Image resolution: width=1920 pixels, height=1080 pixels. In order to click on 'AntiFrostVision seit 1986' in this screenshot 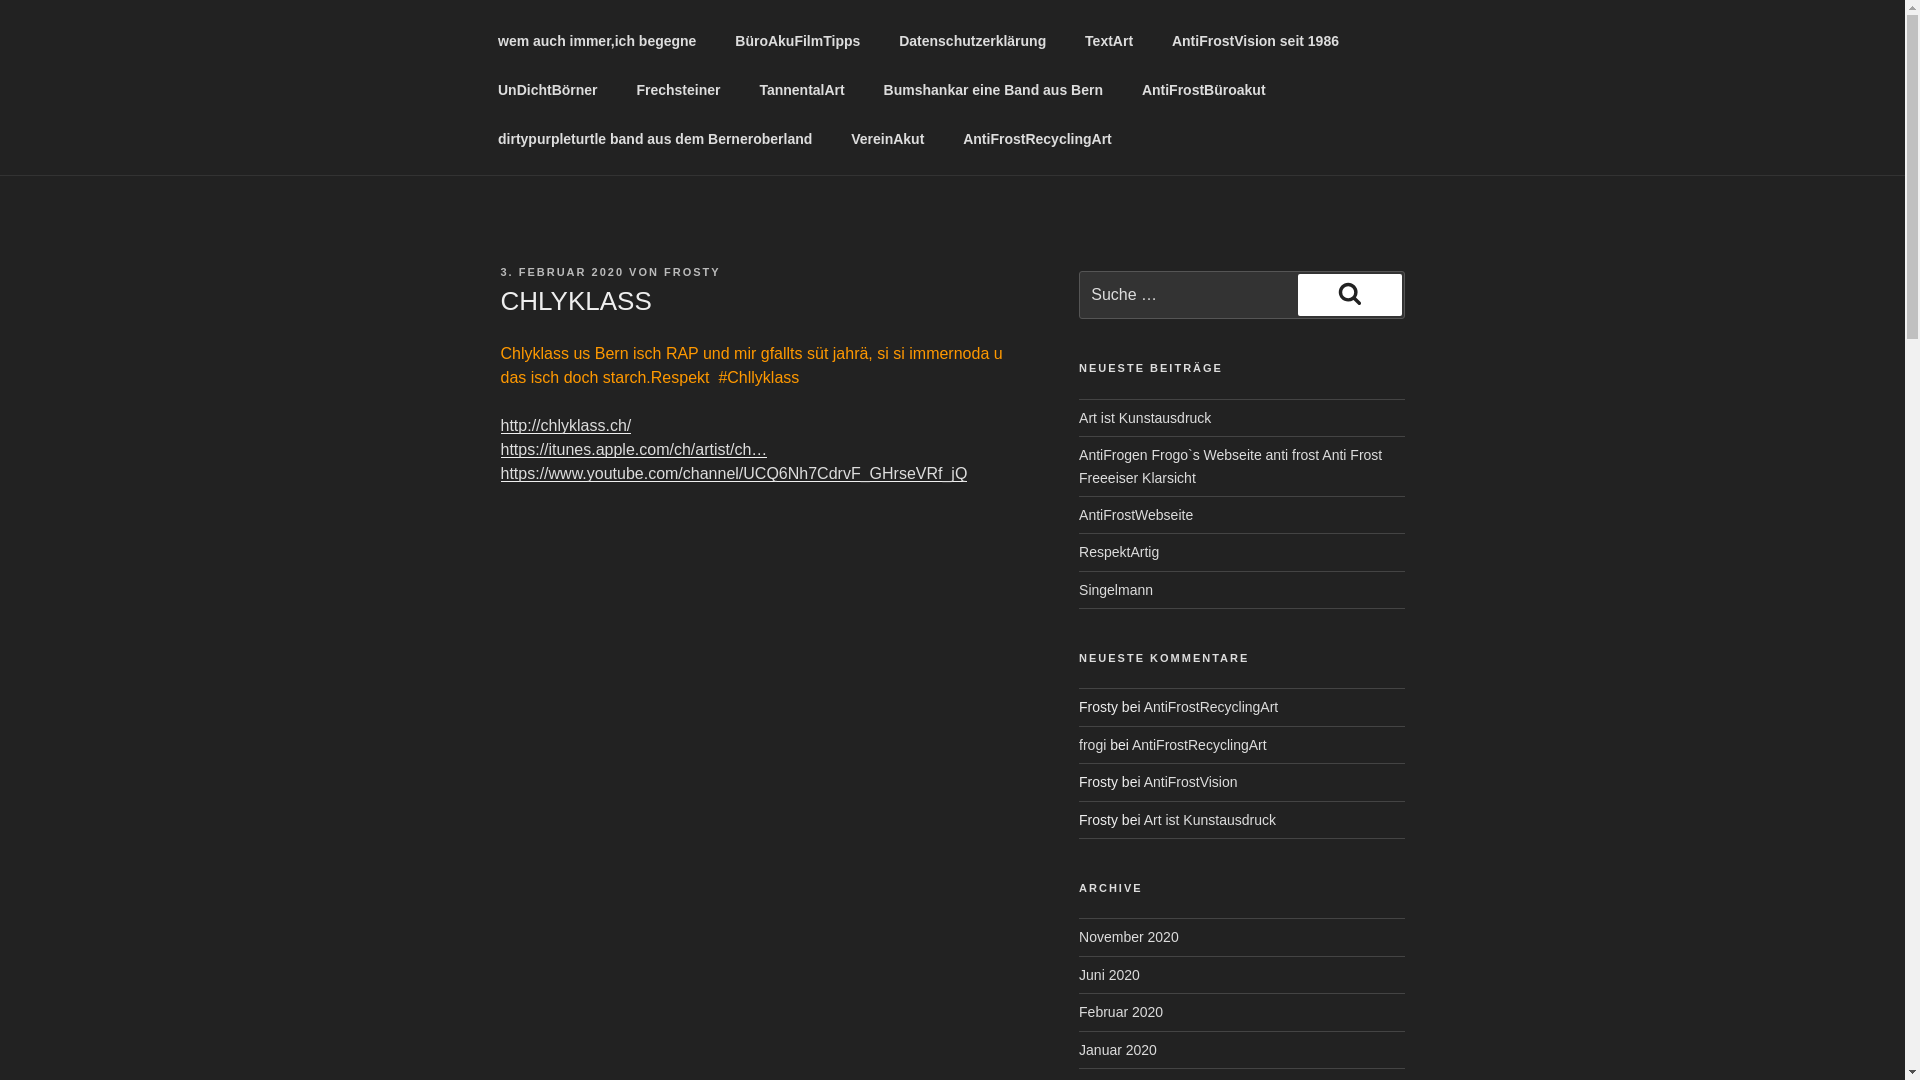, I will do `click(1253, 41)`.